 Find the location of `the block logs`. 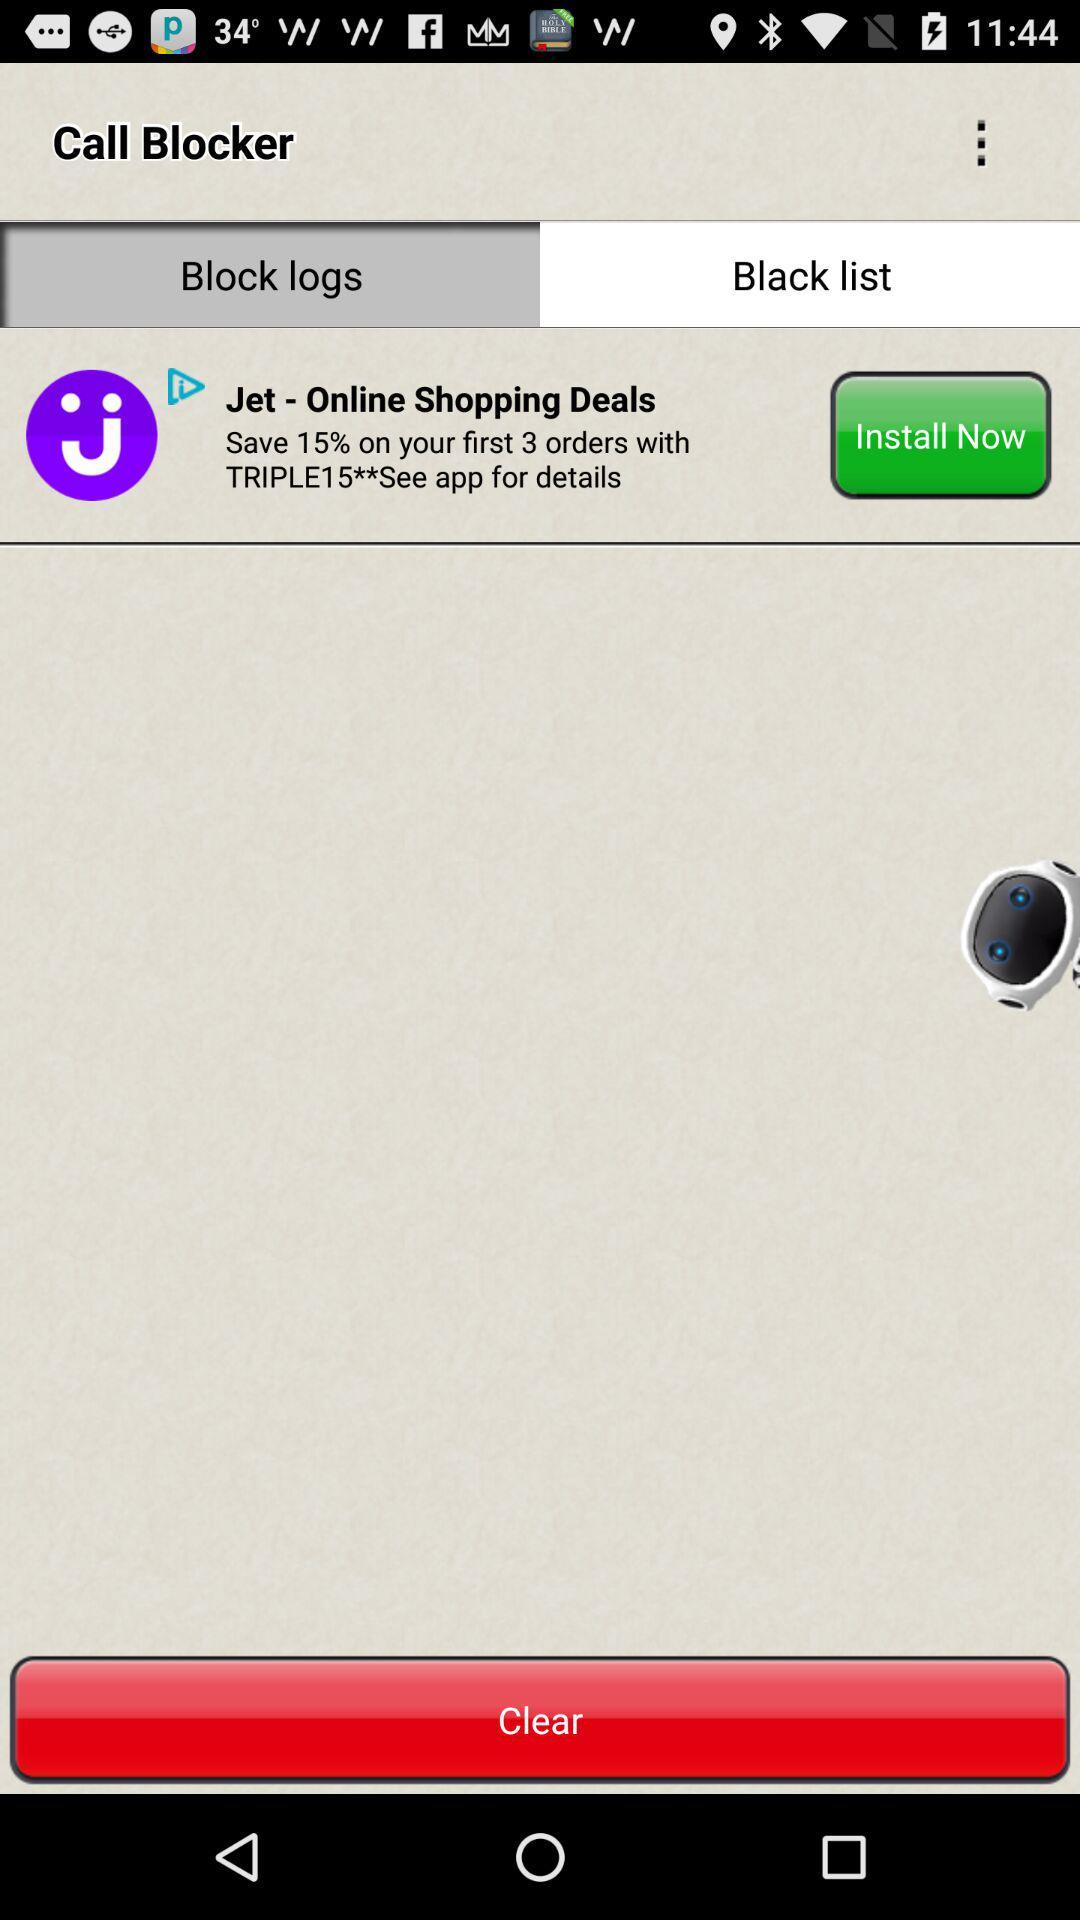

the block logs is located at coordinates (270, 273).